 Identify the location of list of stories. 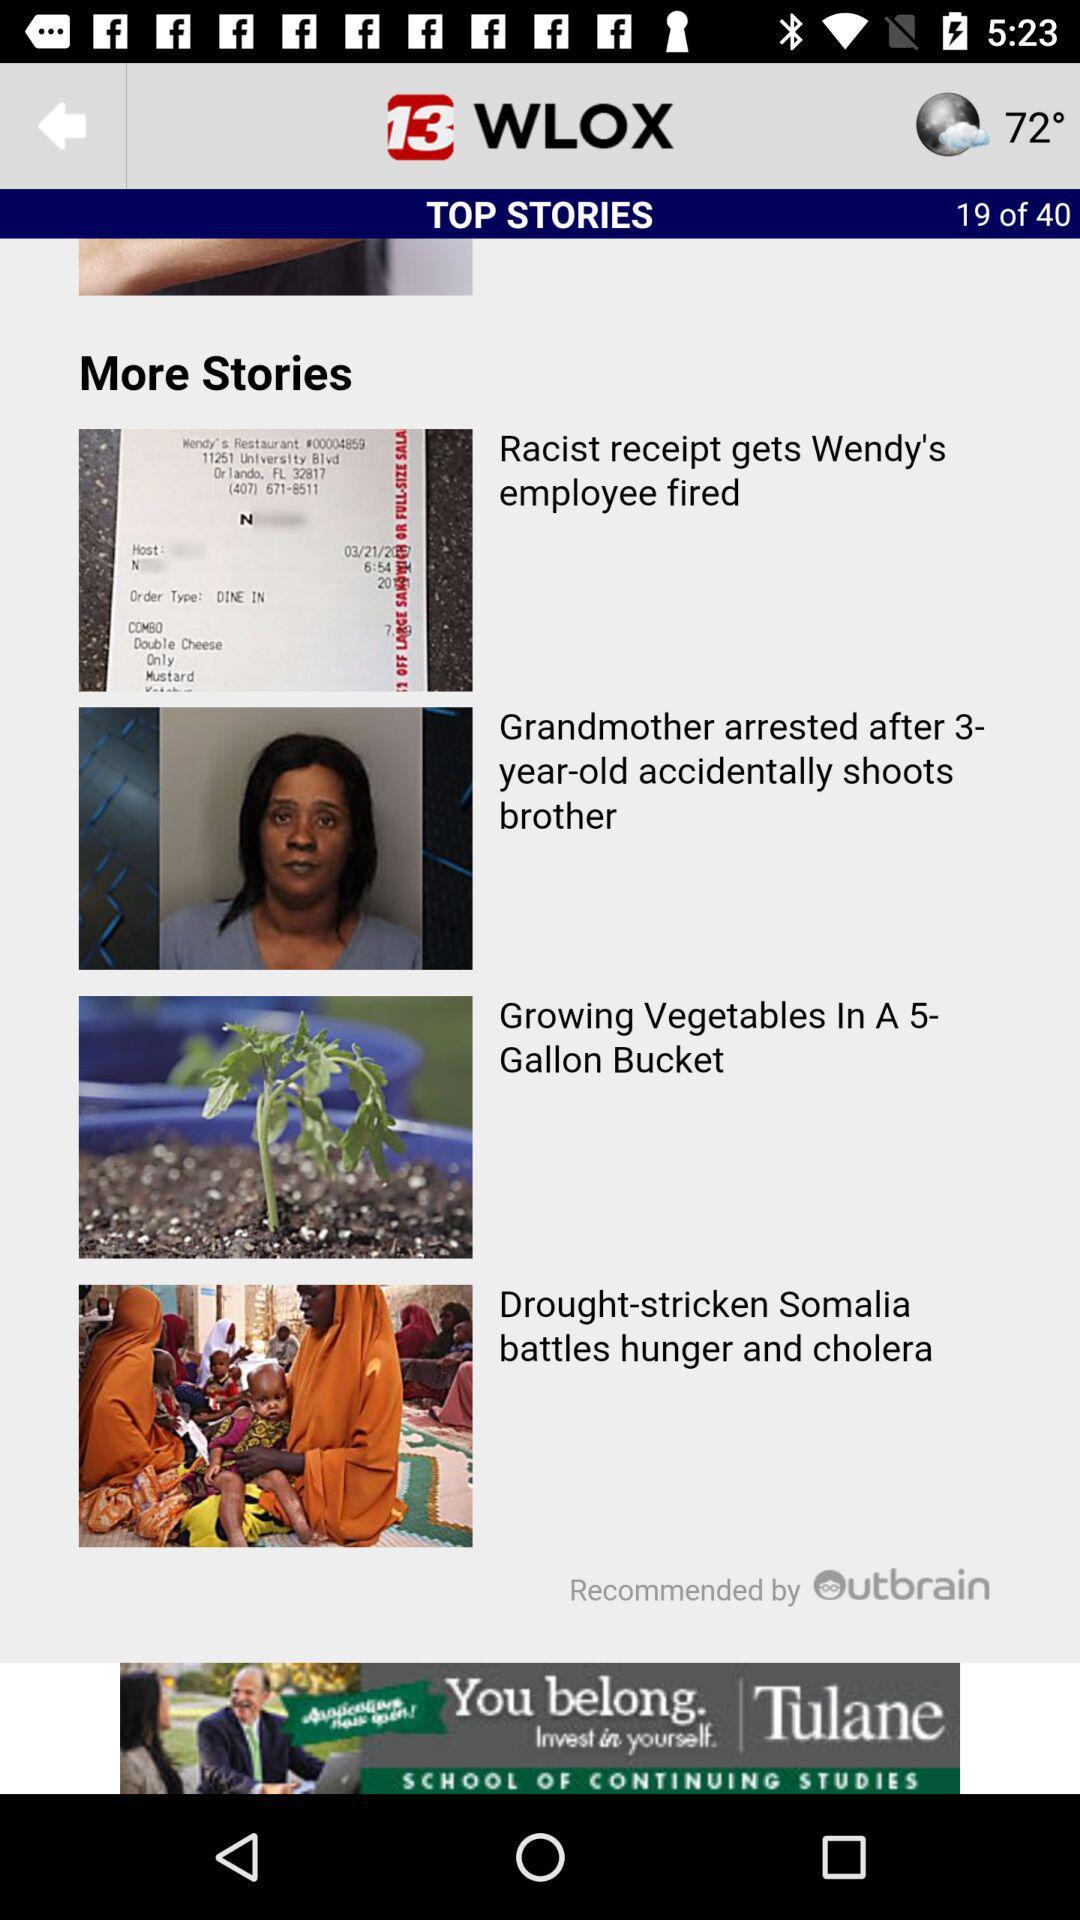
(540, 949).